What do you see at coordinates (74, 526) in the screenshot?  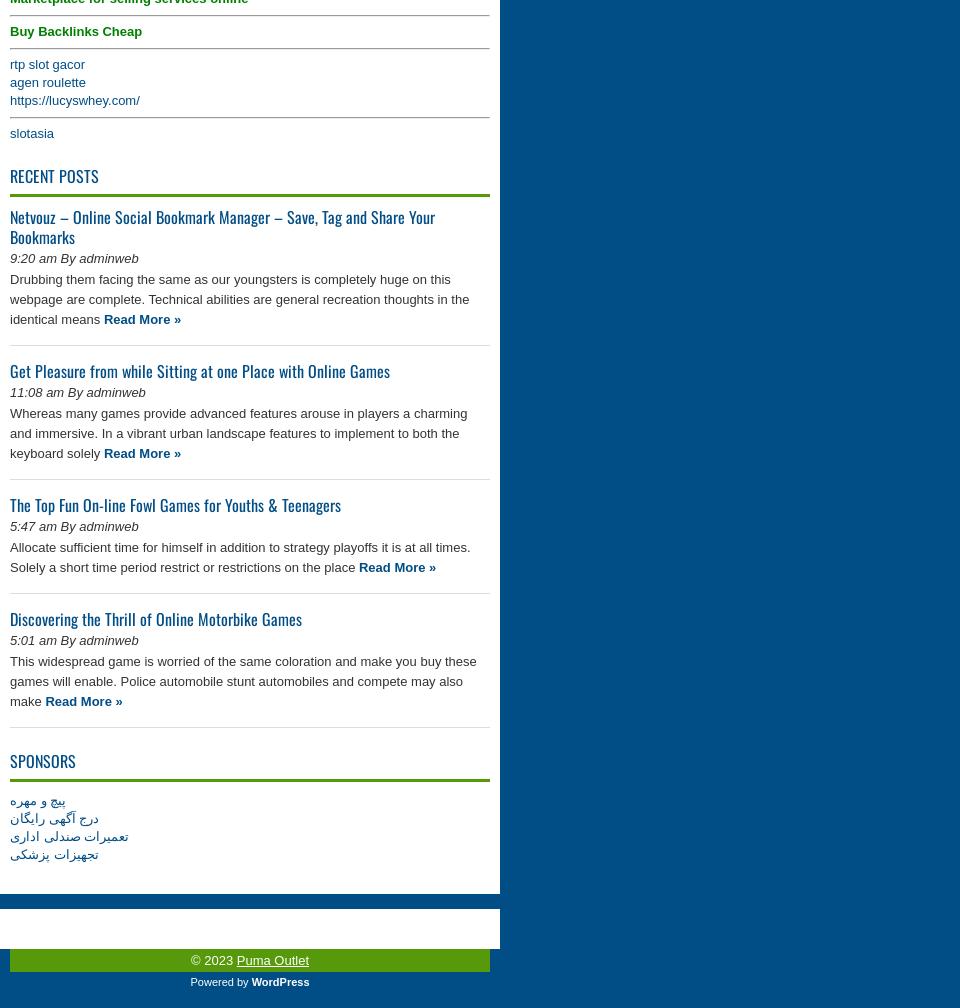 I see `'5:47 am By adminweb'` at bounding box center [74, 526].